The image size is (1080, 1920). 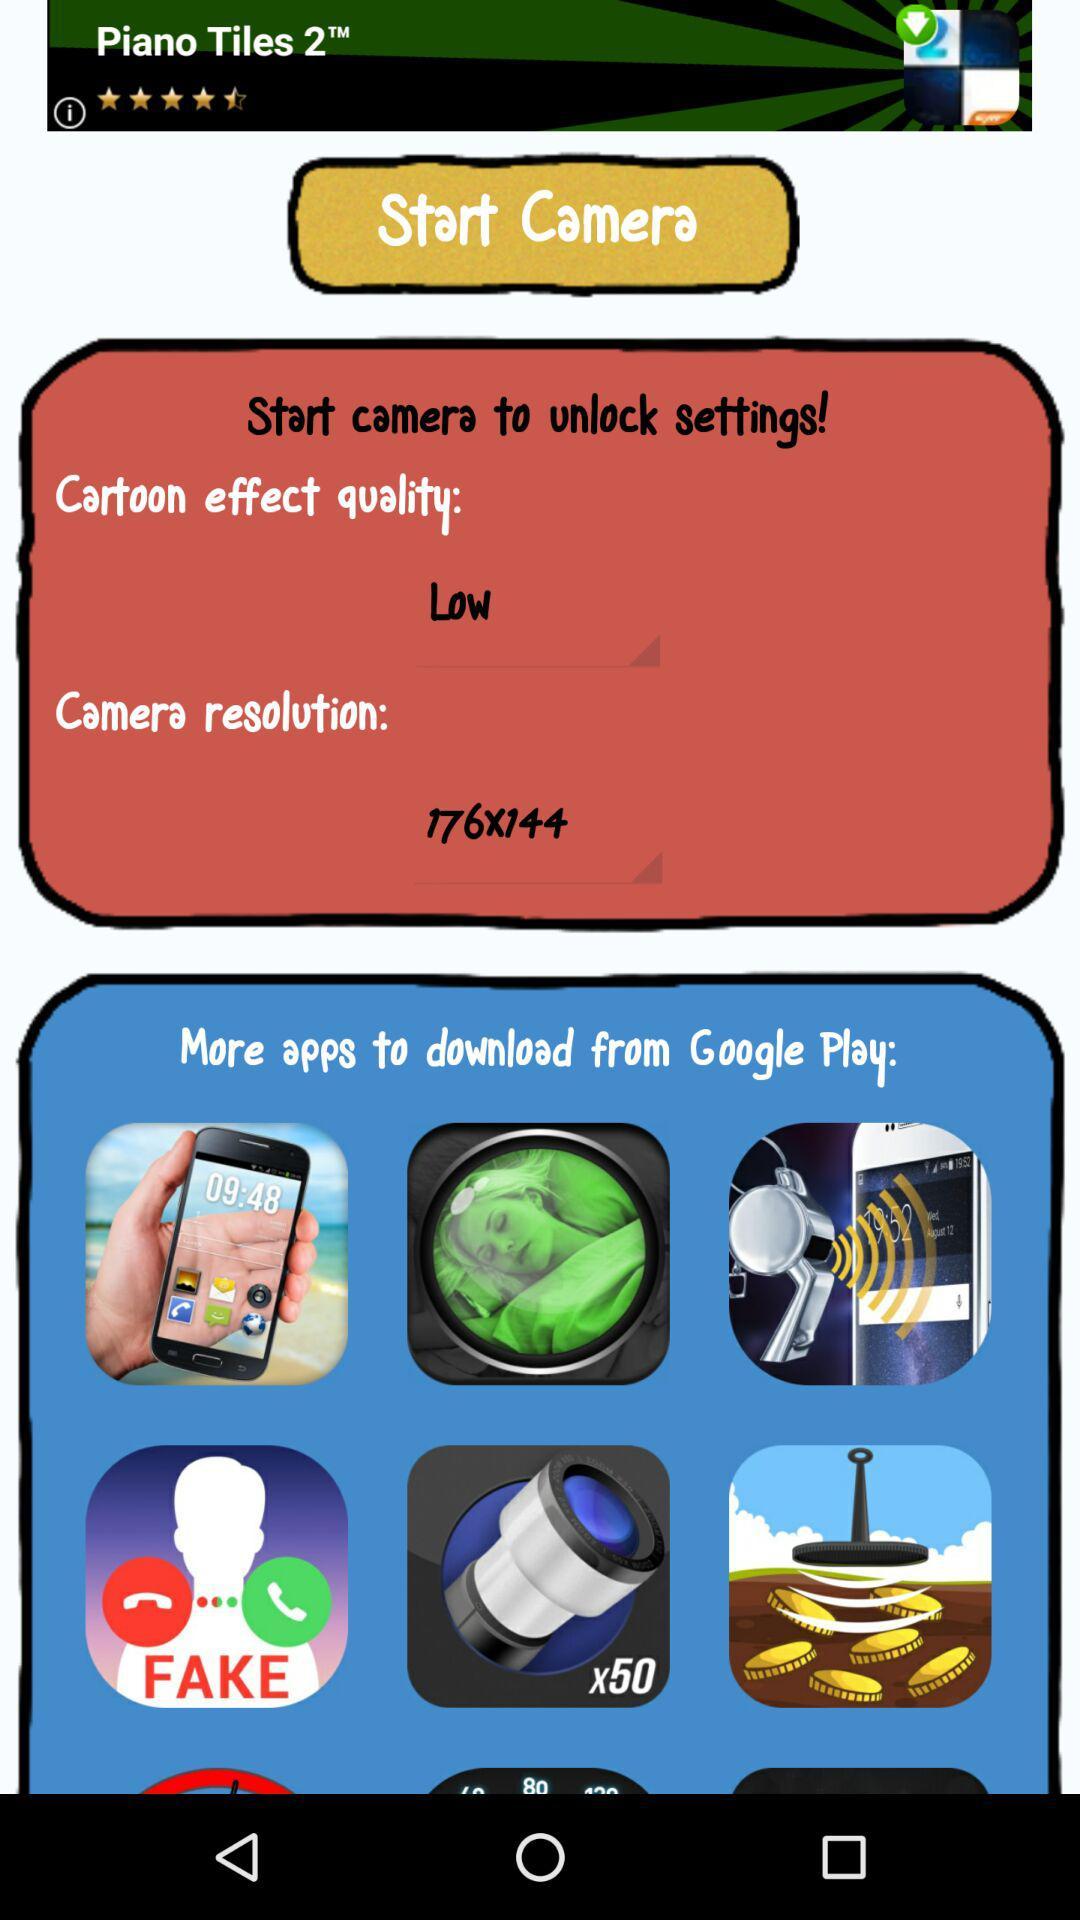 What do you see at coordinates (859, 1768) in the screenshot?
I see `app option` at bounding box center [859, 1768].